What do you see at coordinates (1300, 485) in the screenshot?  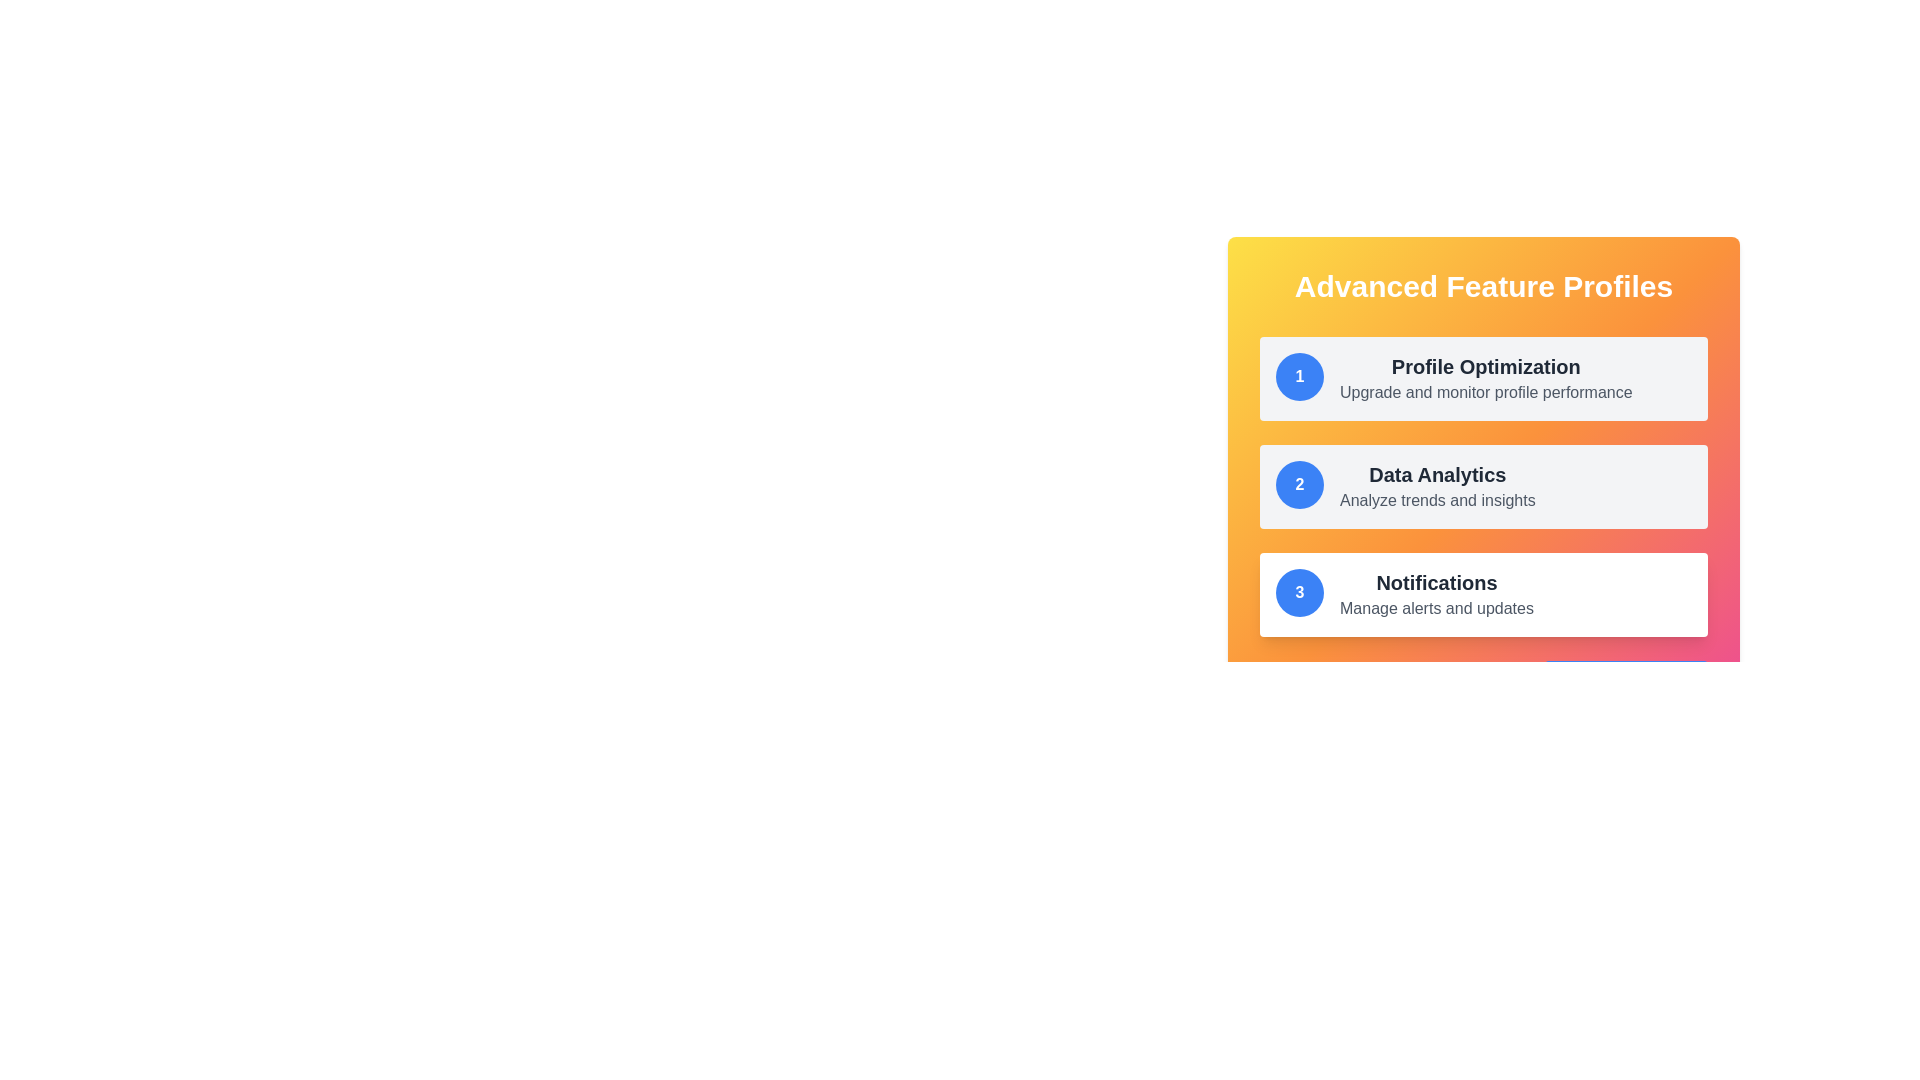 I see `the circular numerical badge displaying the bold white numeral '2' on a solid blue background, which is positioned to the left of the 'Data Analytics' text content` at bounding box center [1300, 485].